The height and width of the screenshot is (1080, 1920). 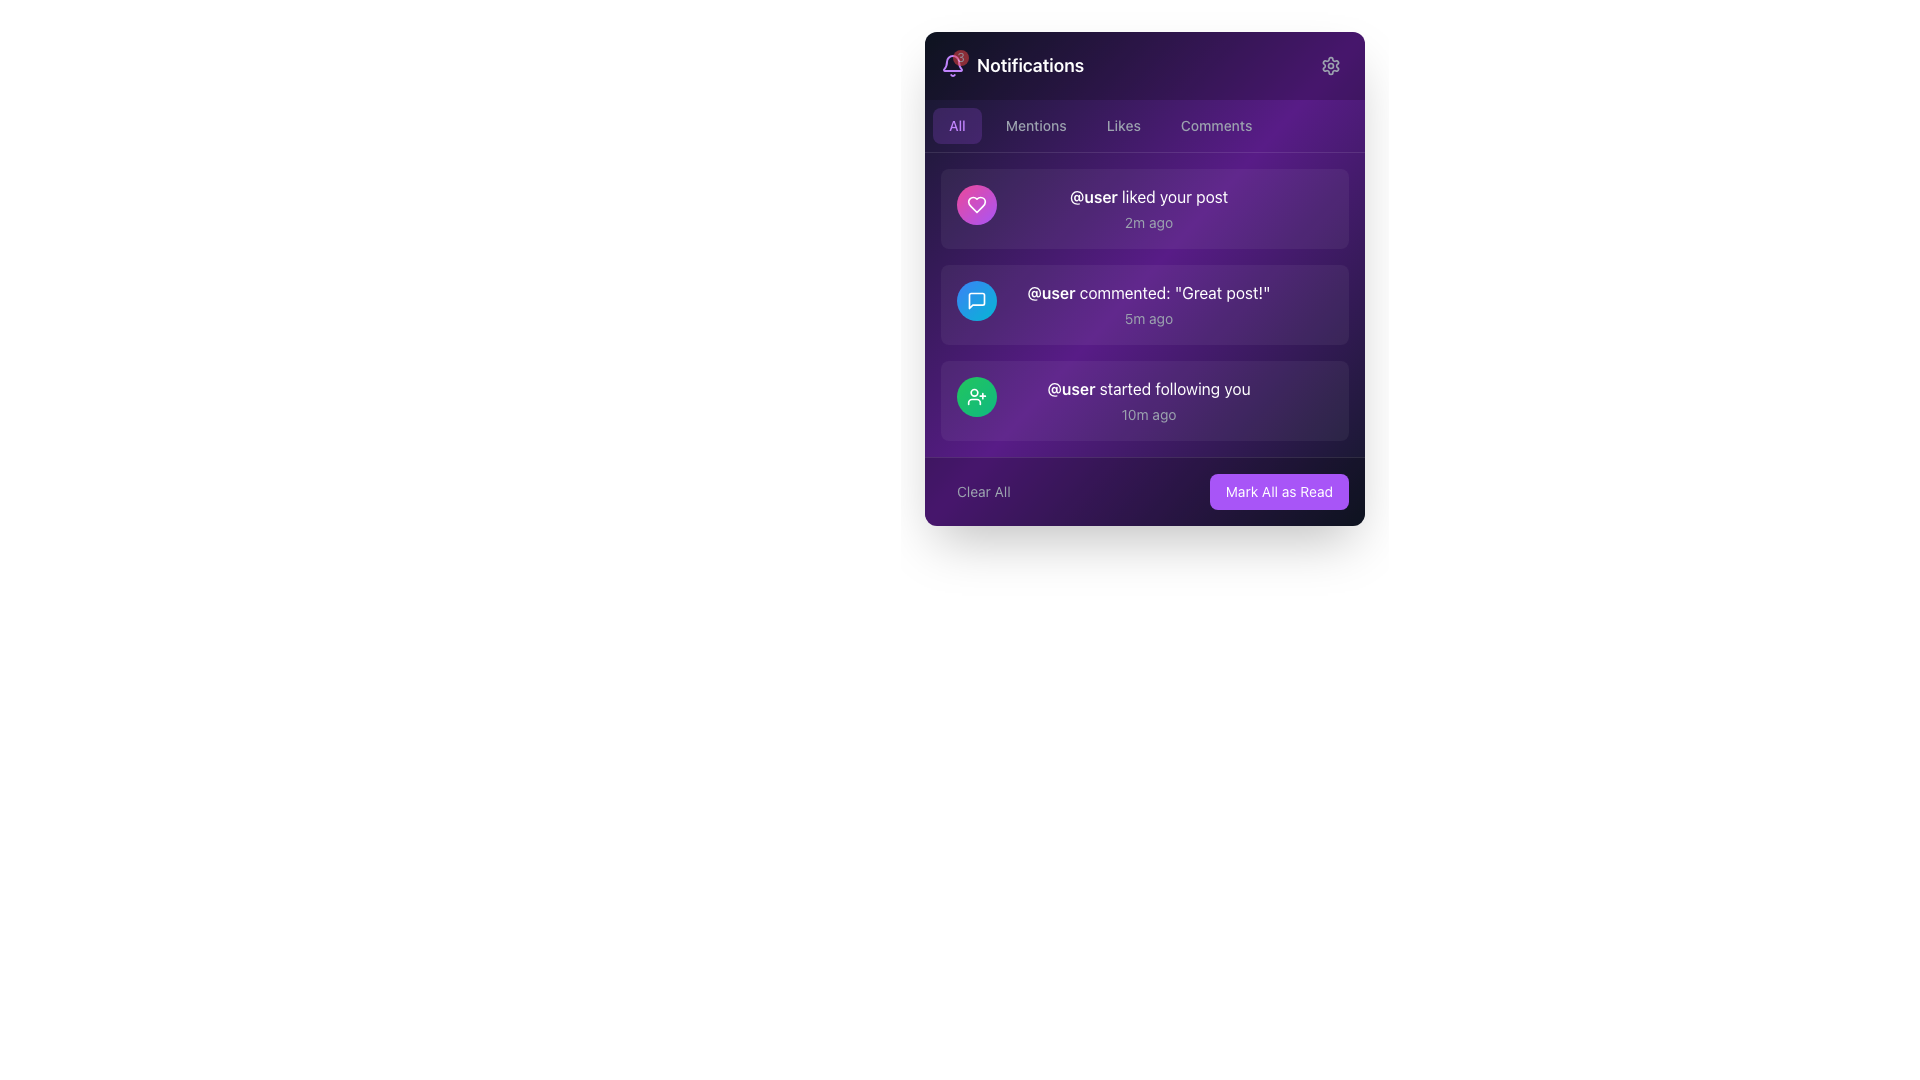 What do you see at coordinates (1148, 208) in the screenshot?
I see `the text block notification indicating that '@user' has liked a post, which is the primary text component of the first notification card in the notifications panel` at bounding box center [1148, 208].